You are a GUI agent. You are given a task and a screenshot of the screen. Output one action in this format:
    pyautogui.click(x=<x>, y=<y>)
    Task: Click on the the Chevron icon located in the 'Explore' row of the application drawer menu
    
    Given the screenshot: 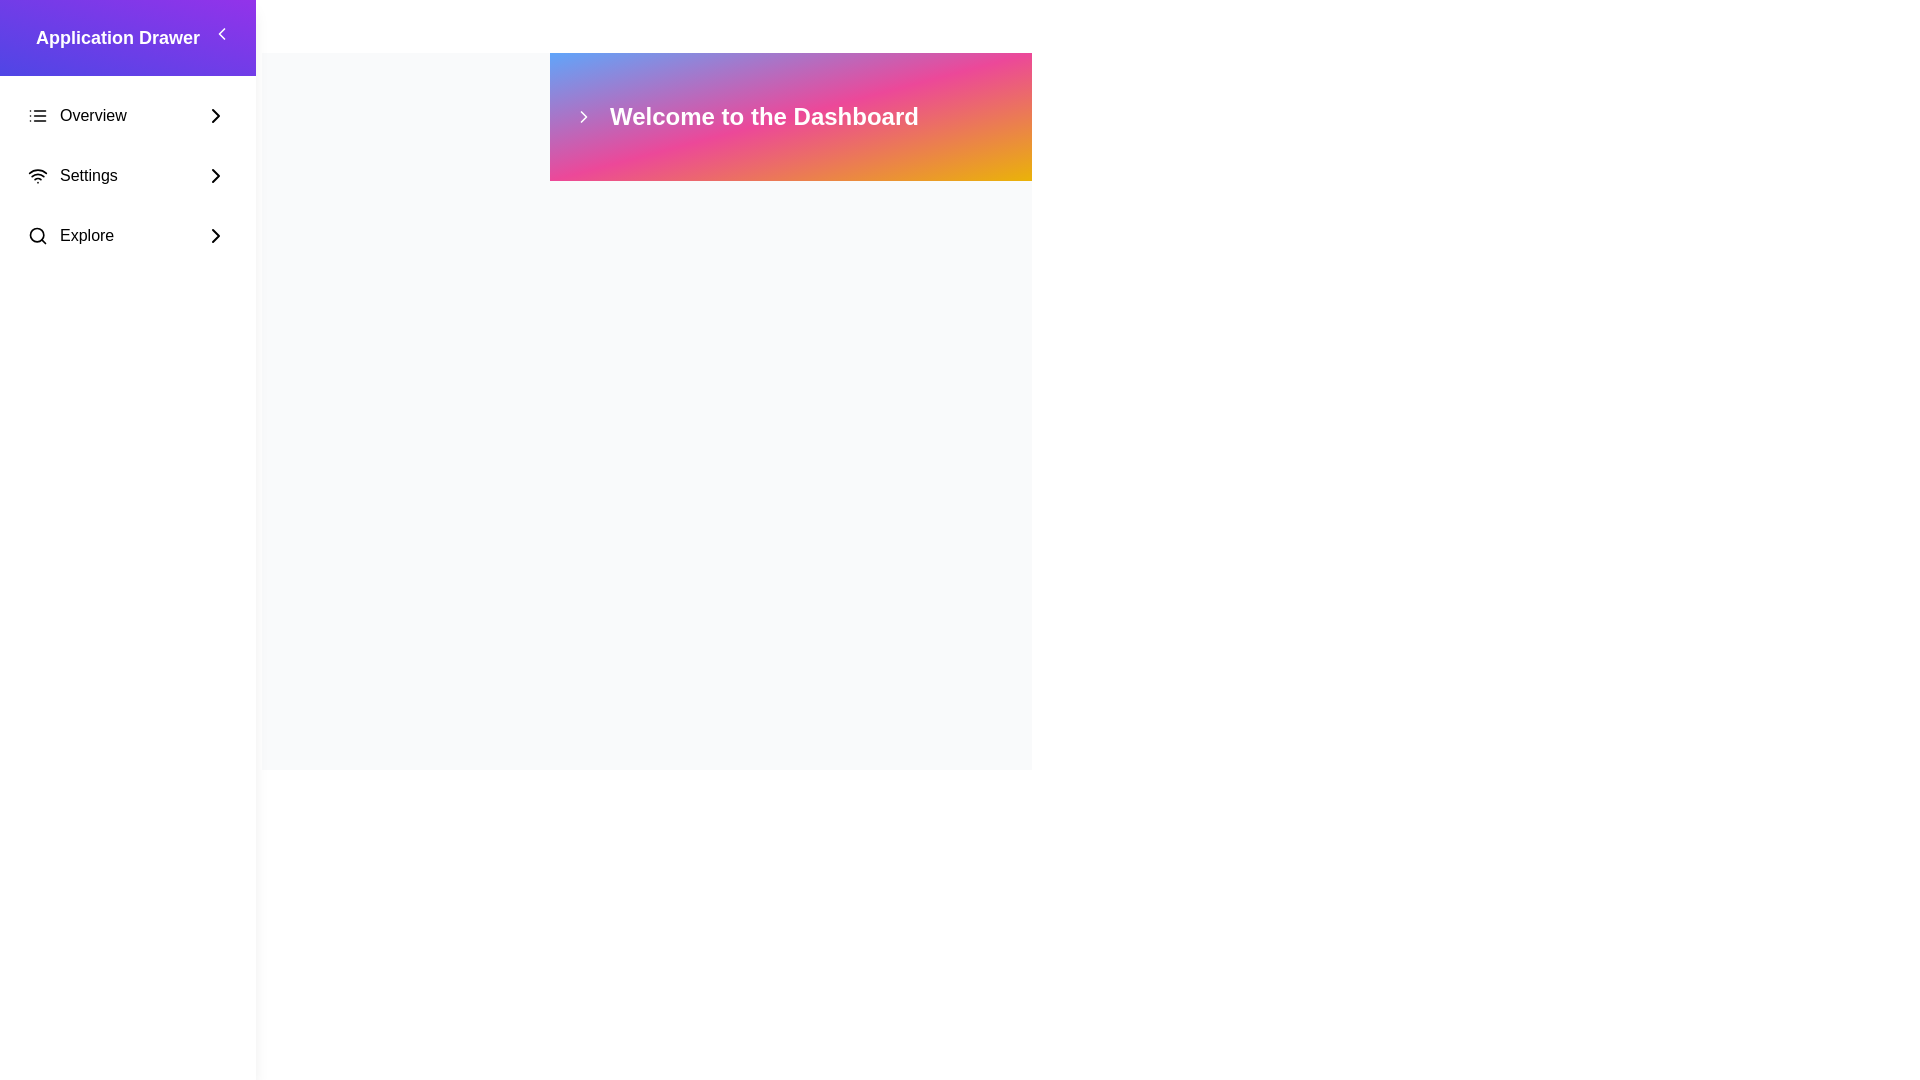 What is the action you would take?
    pyautogui.click(x=216, y=234)
    